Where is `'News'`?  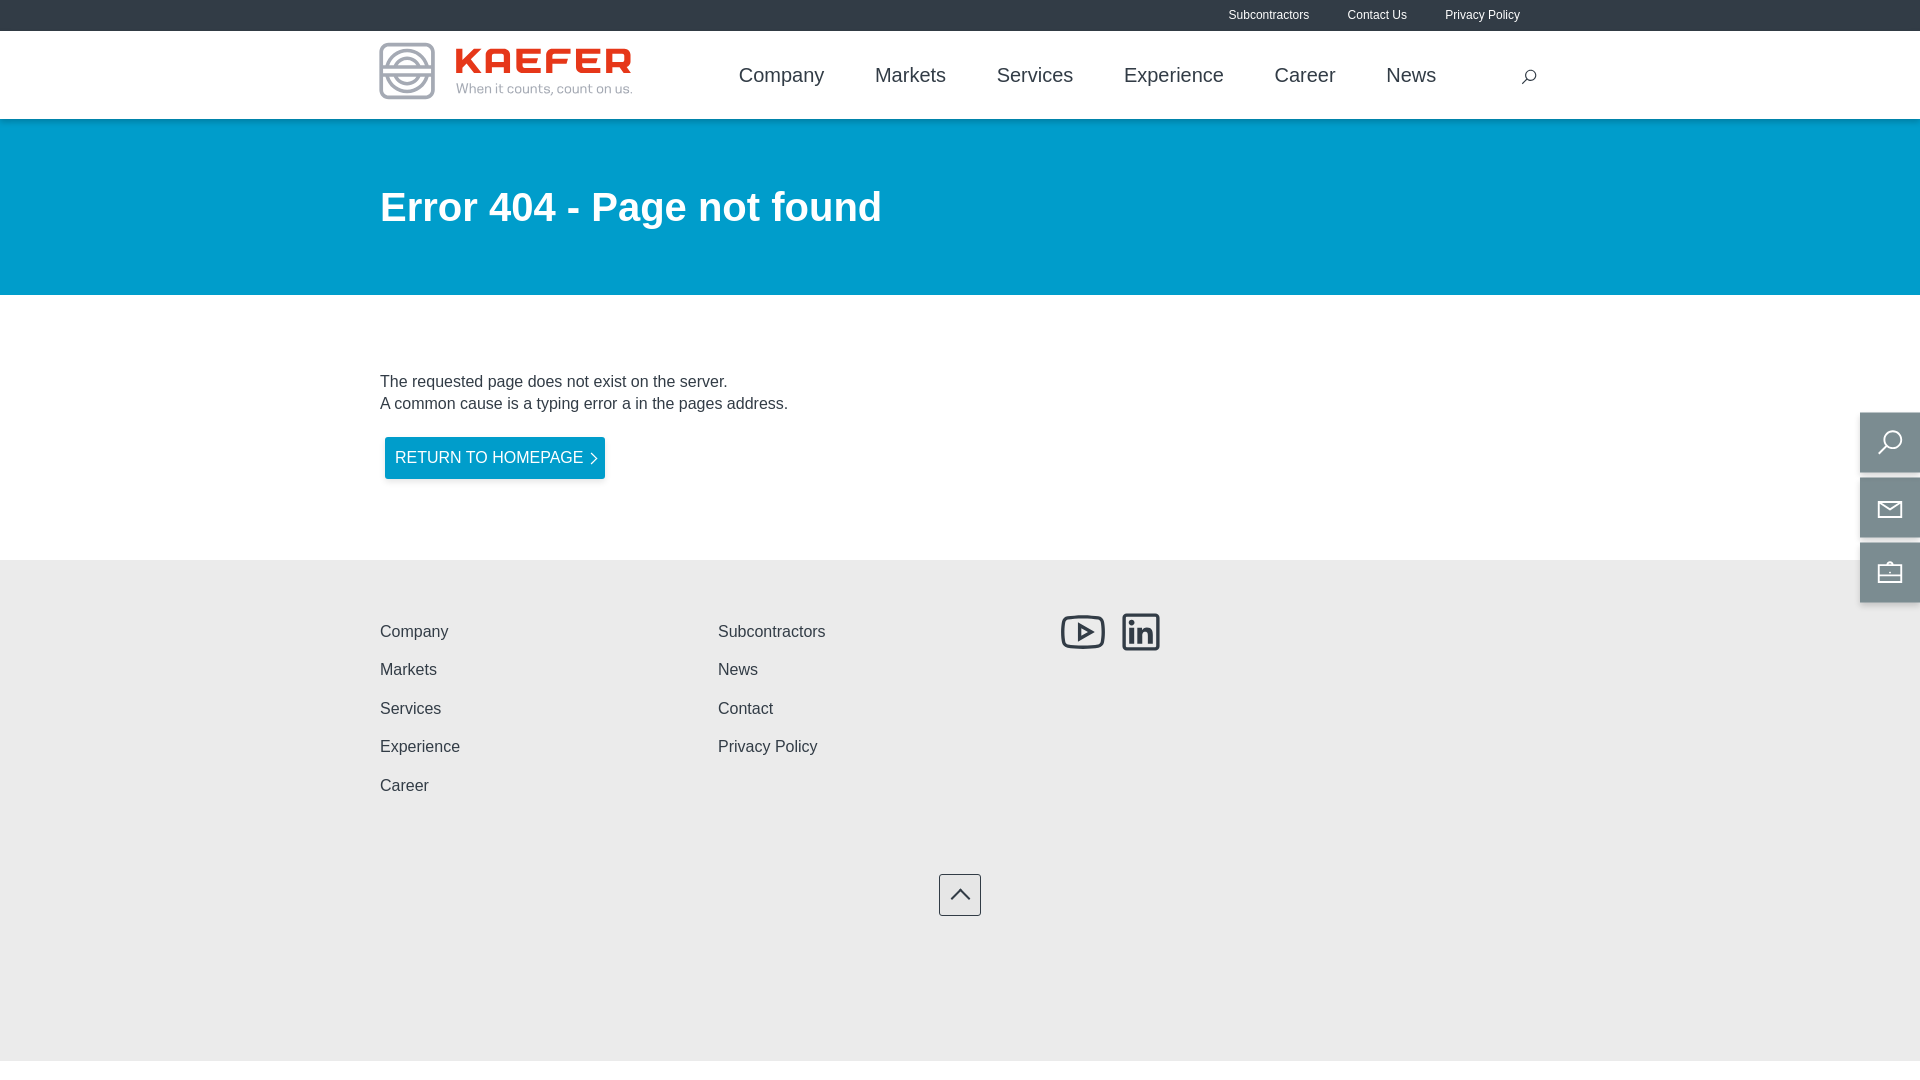
'News' is located at coordinates (737, 670).